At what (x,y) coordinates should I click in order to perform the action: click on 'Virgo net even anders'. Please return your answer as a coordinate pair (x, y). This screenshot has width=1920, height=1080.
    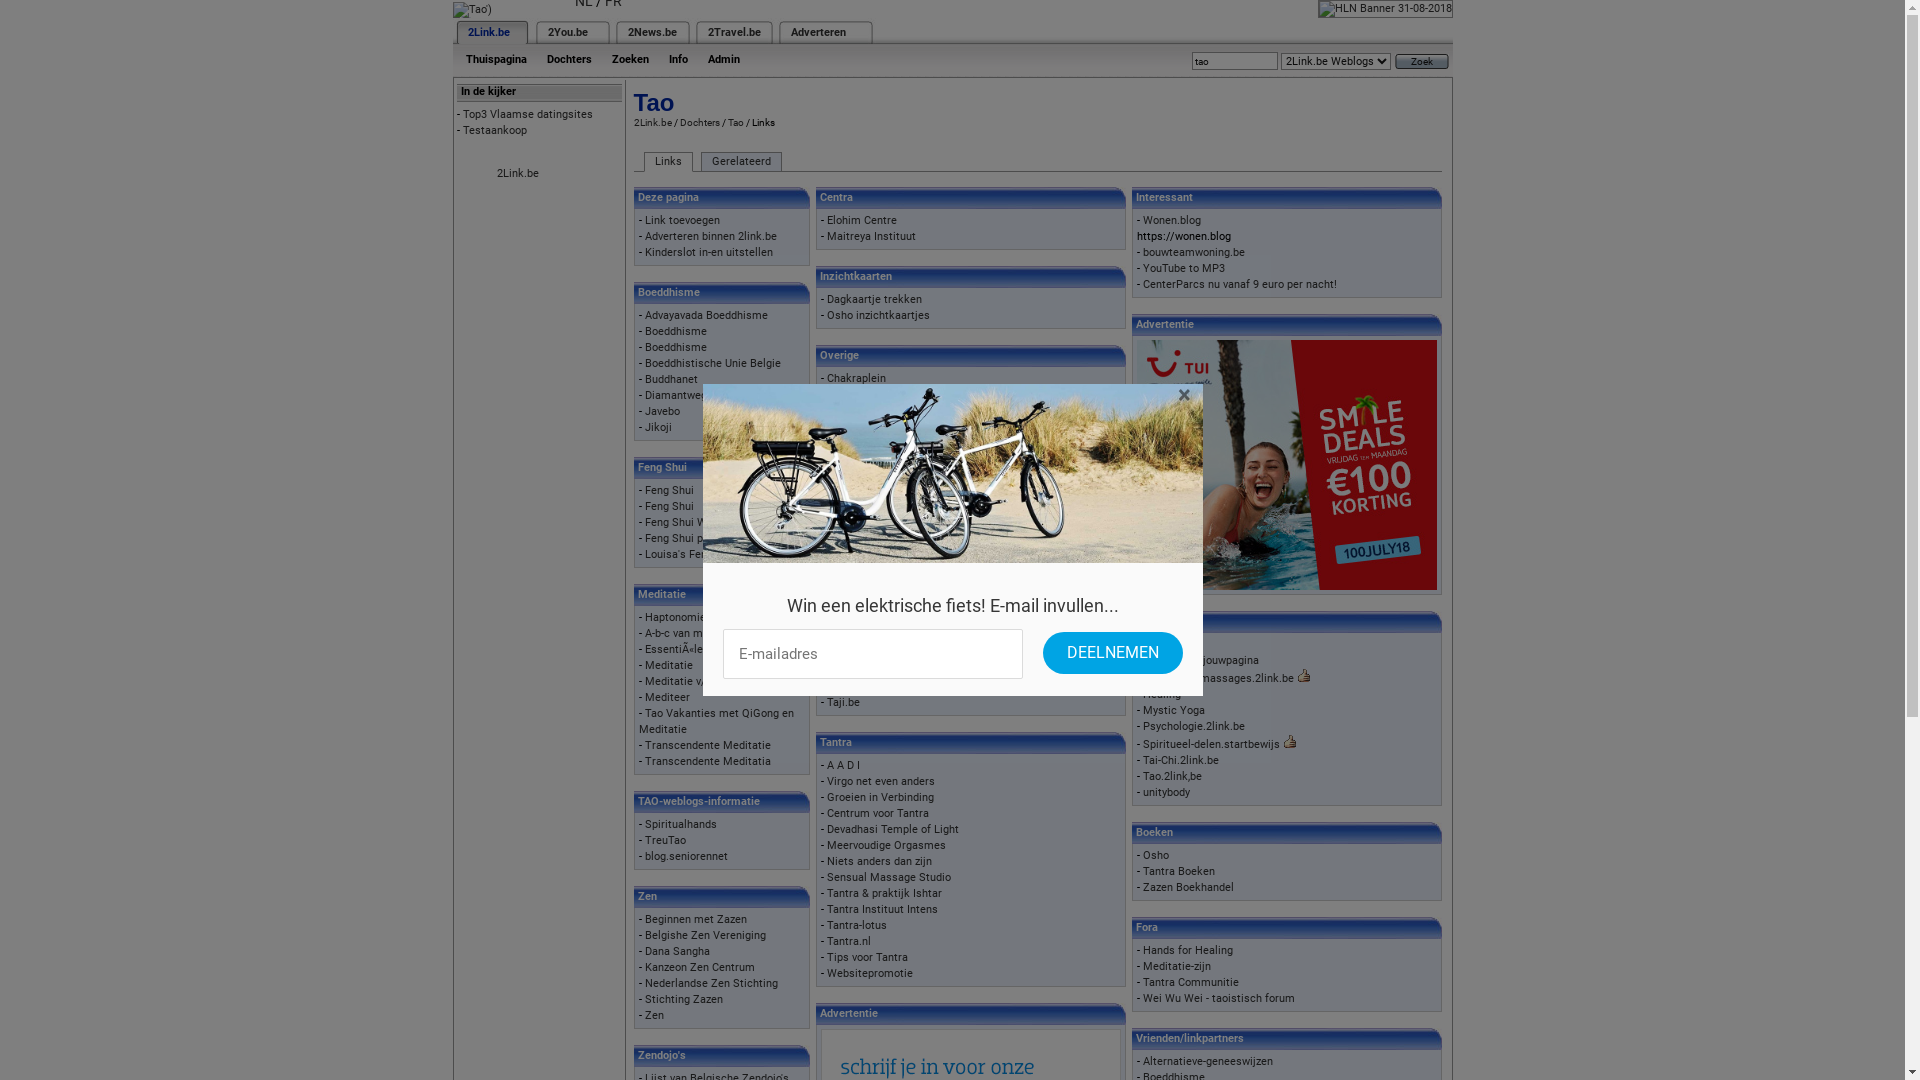
    Looking at the image, I should click on (879, 780).